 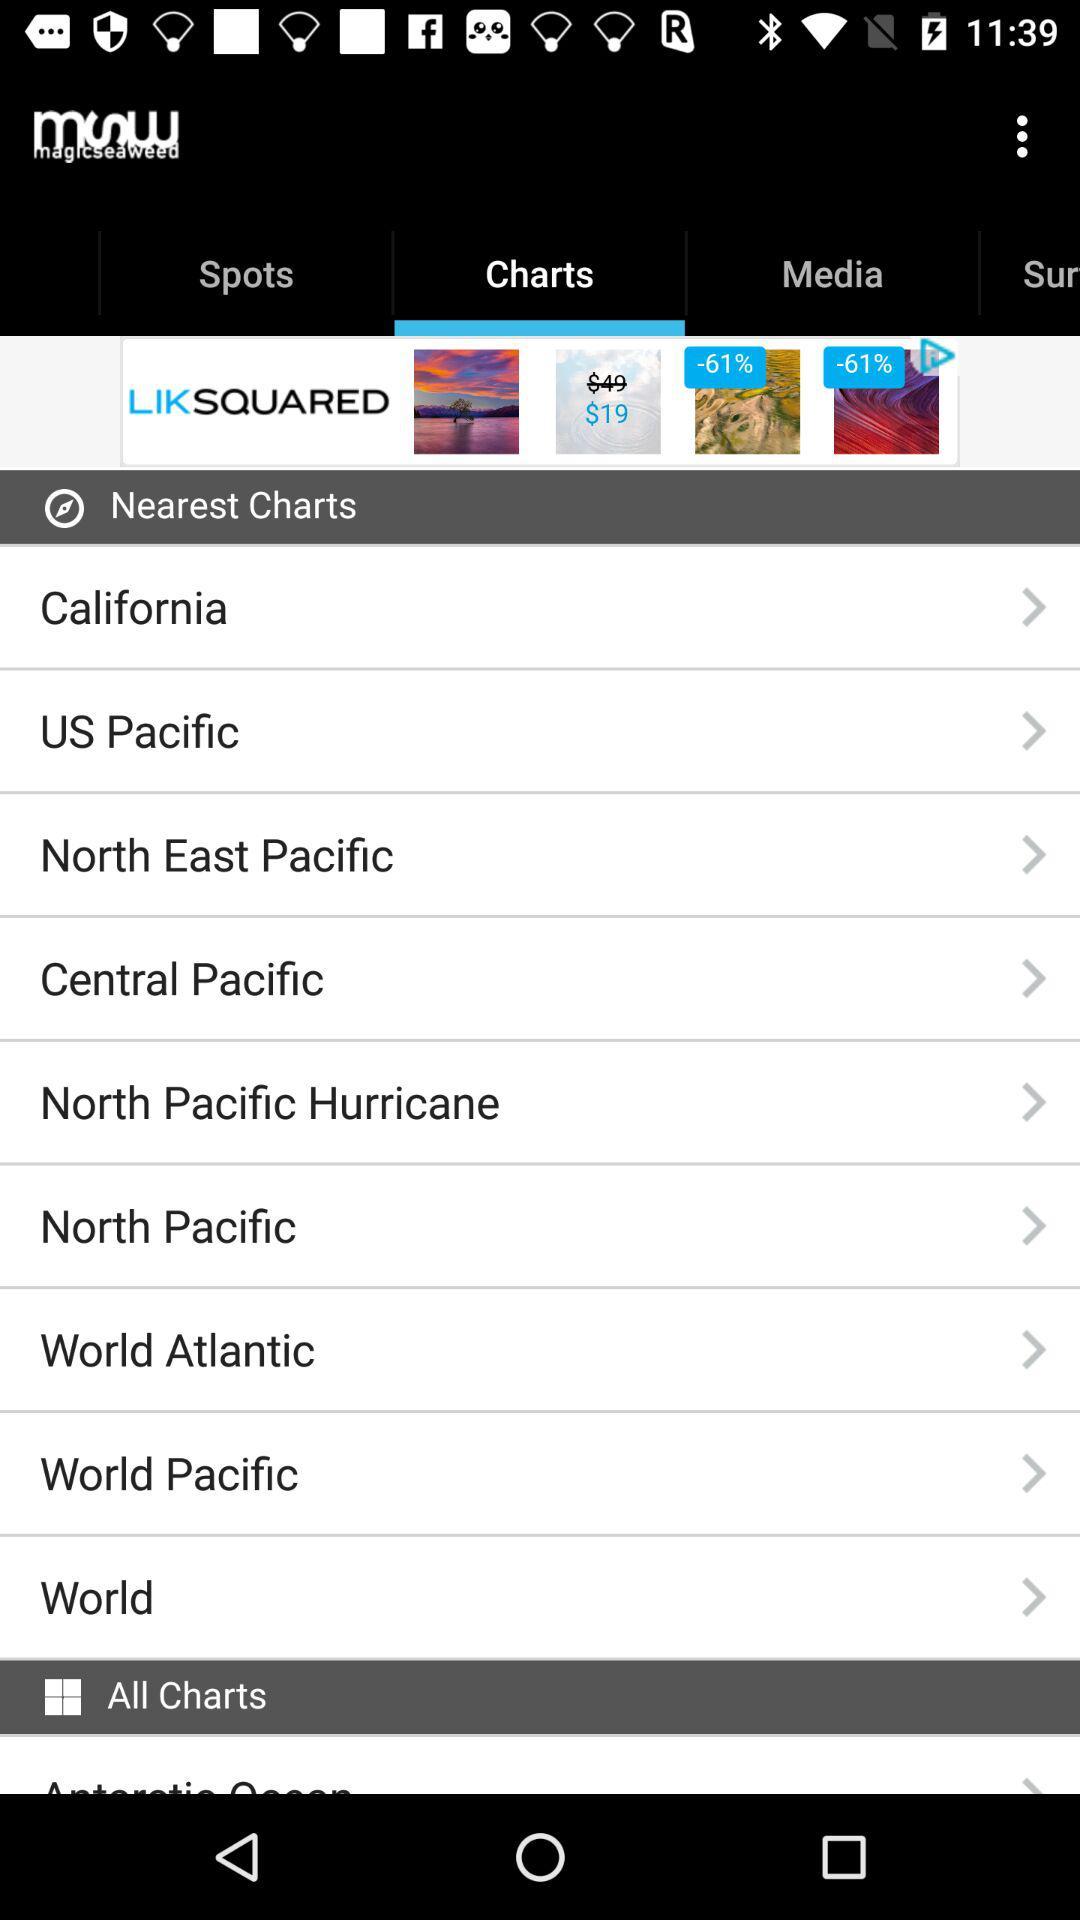 What do you see at coordinates (1033, 729) in the screenshot?
I see `the icon to the right of us pacific` at bounding box center [1033, 729].